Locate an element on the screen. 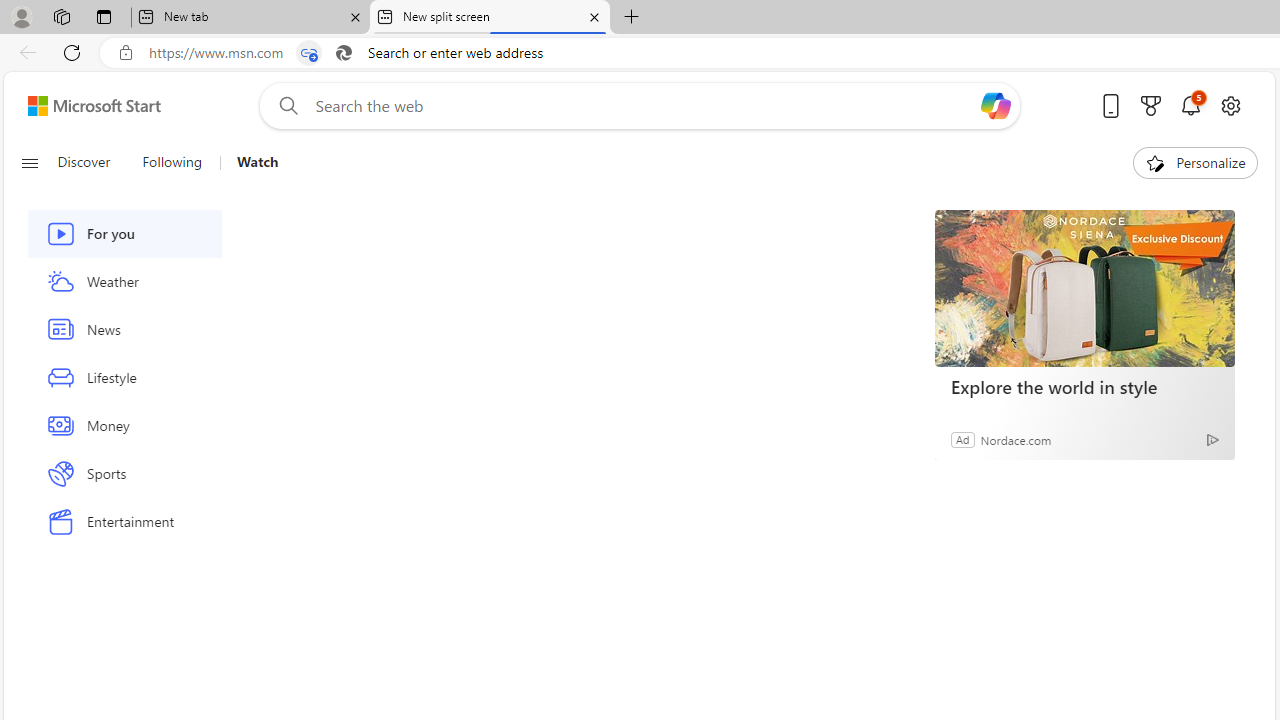 The width and height of the screenshot is (1280, 720). 'Open settings' is located at coordinates (1229, 105).